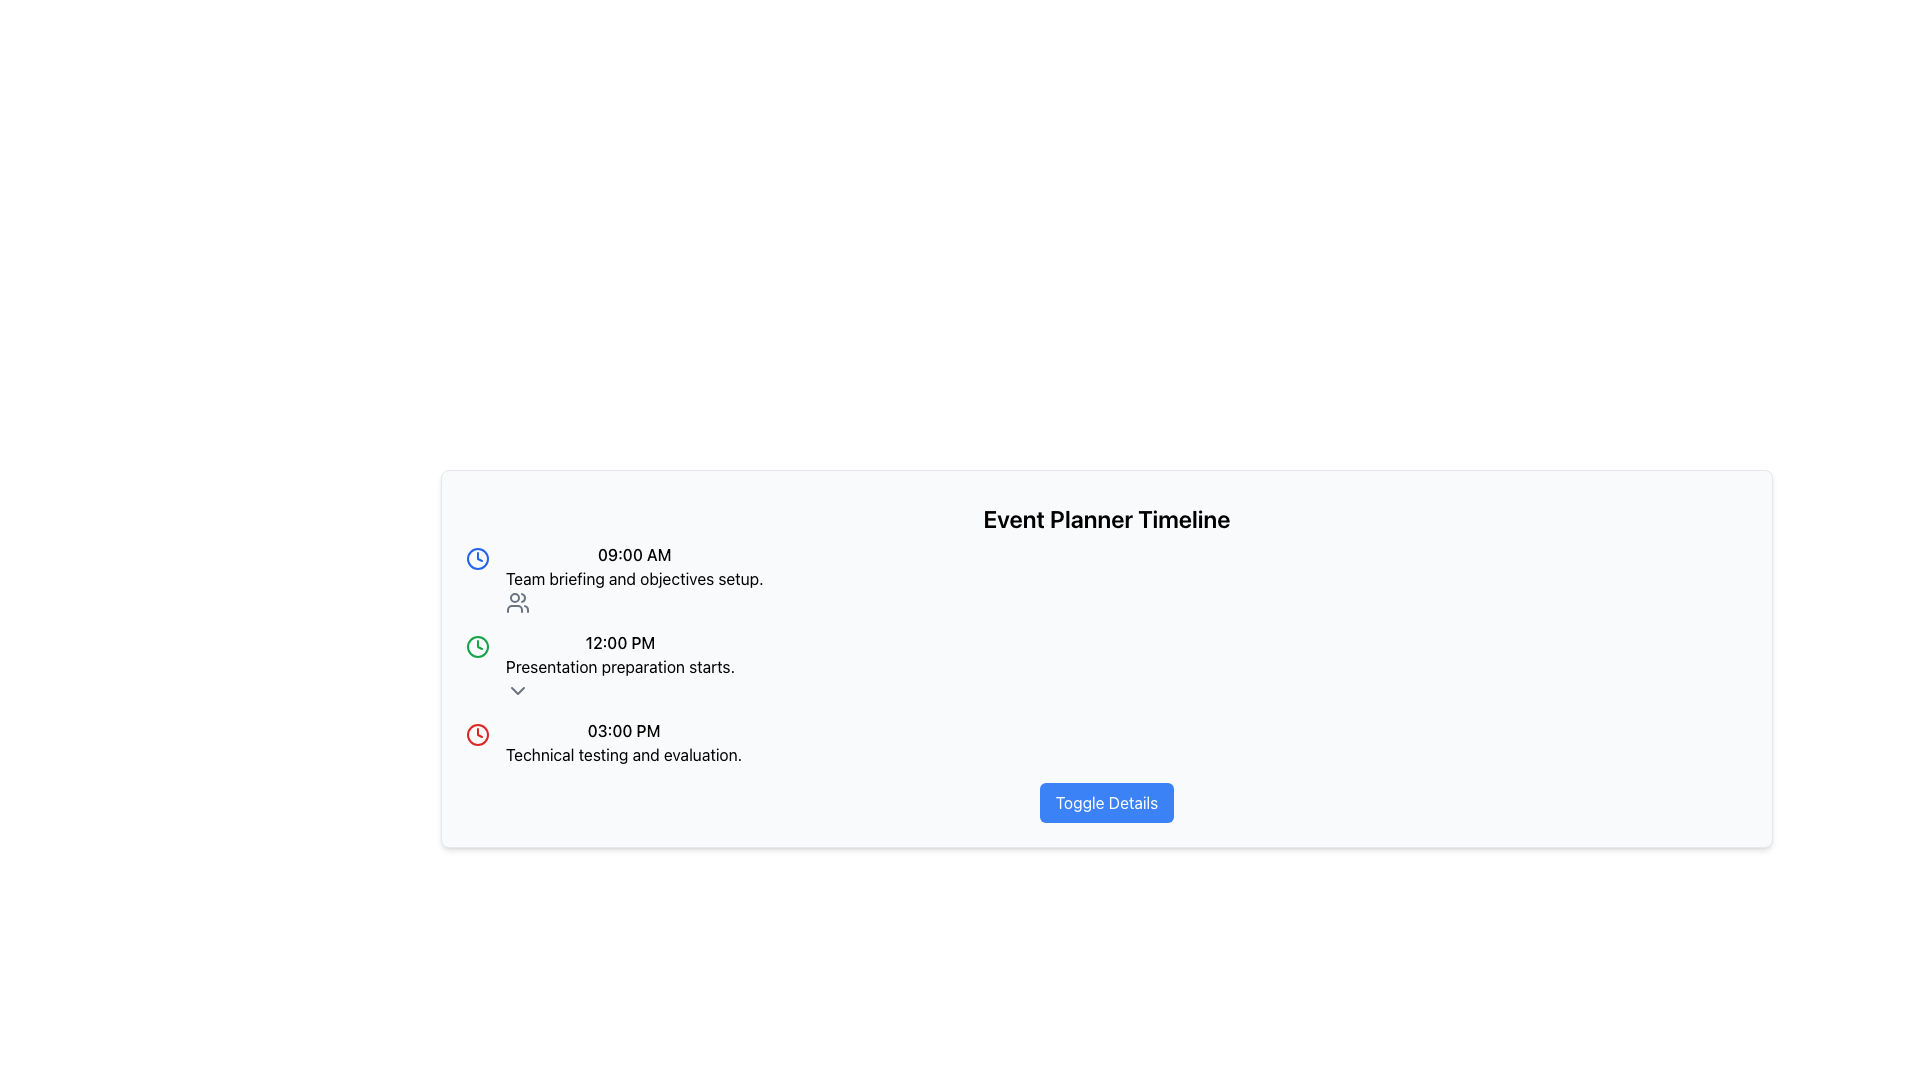  Describe the element at coordinates (477, 735) in the screenshot. I see `the clock icon indicating the event scheduled at '03:00 PM', which is positioned to the left of the corresponding text in the event list` at that location.